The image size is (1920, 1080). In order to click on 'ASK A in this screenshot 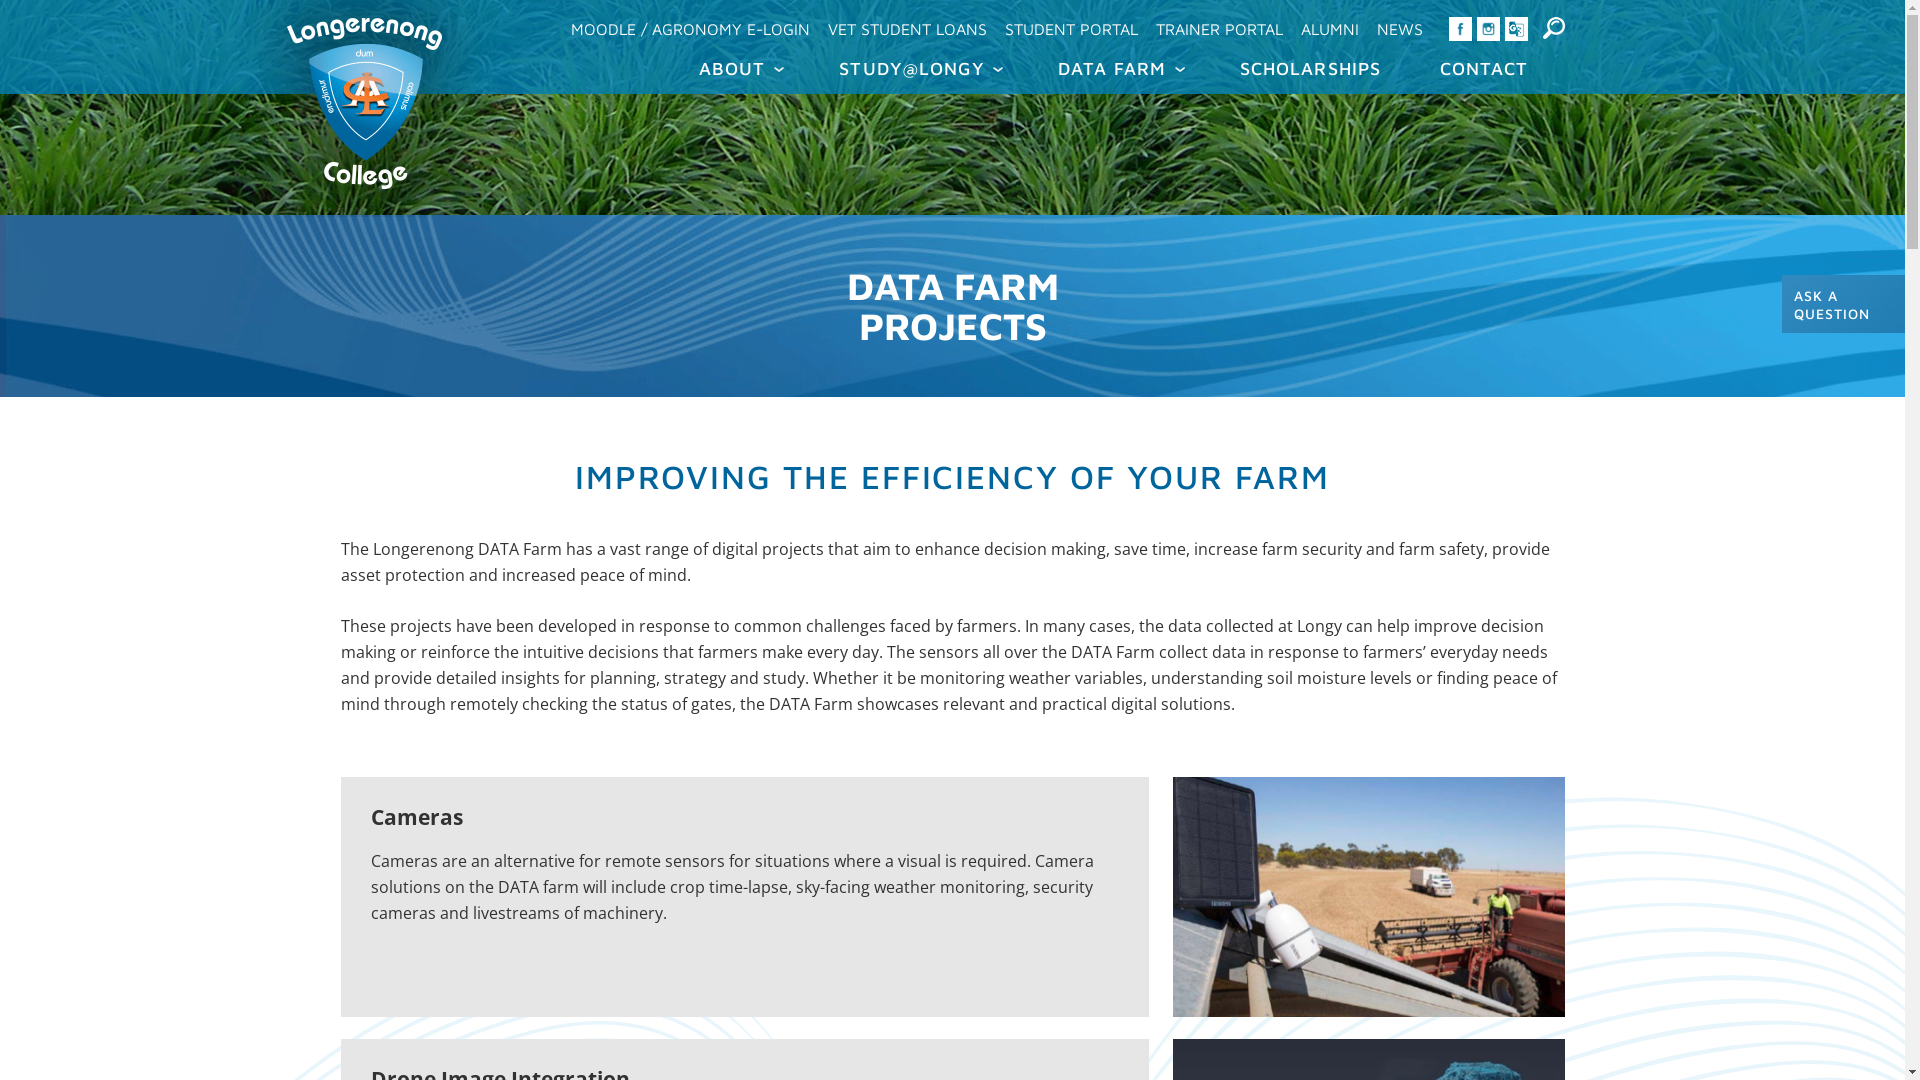, I will do `click(1842, 304)`.